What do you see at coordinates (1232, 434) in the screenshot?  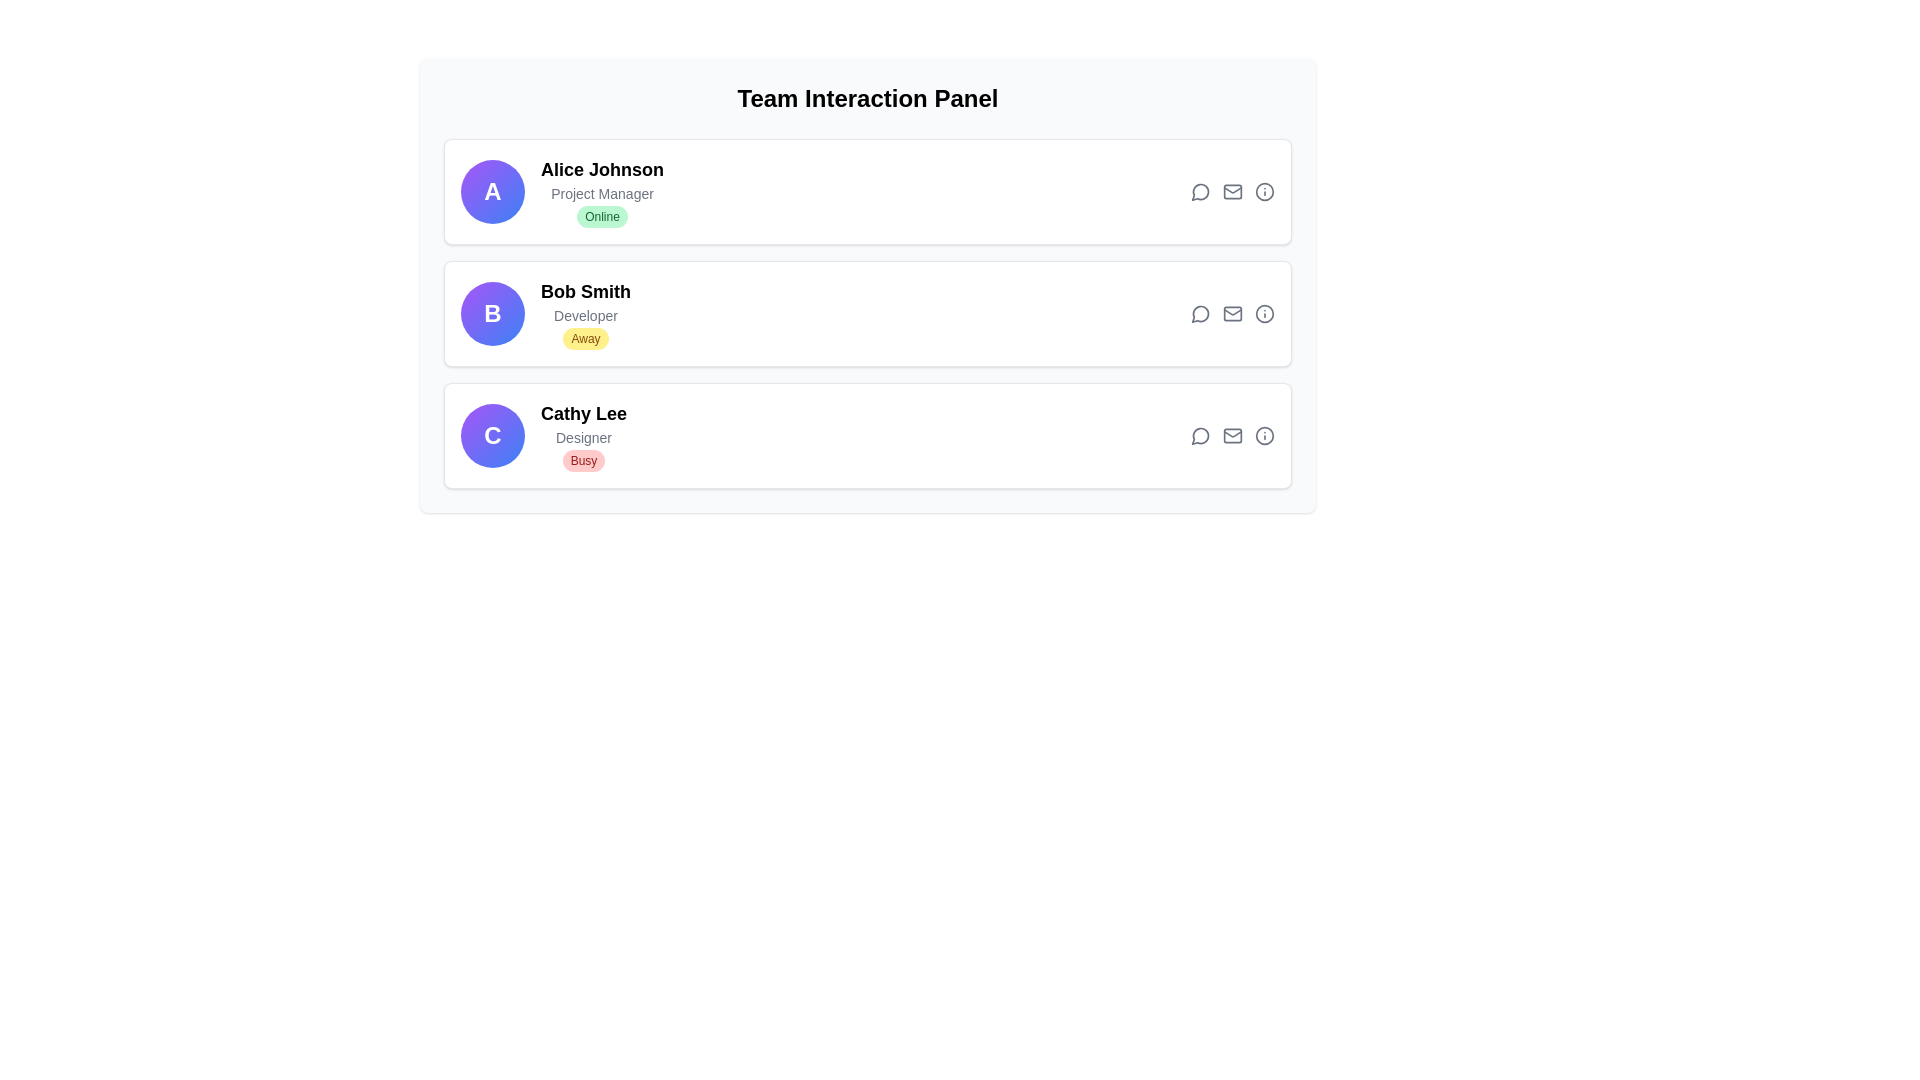 I see `the third icon in the Action Icon Group located in the rightmost region of Cathy Lee's card in the Team Interaction Panel` at bounding box center [1232, 434].